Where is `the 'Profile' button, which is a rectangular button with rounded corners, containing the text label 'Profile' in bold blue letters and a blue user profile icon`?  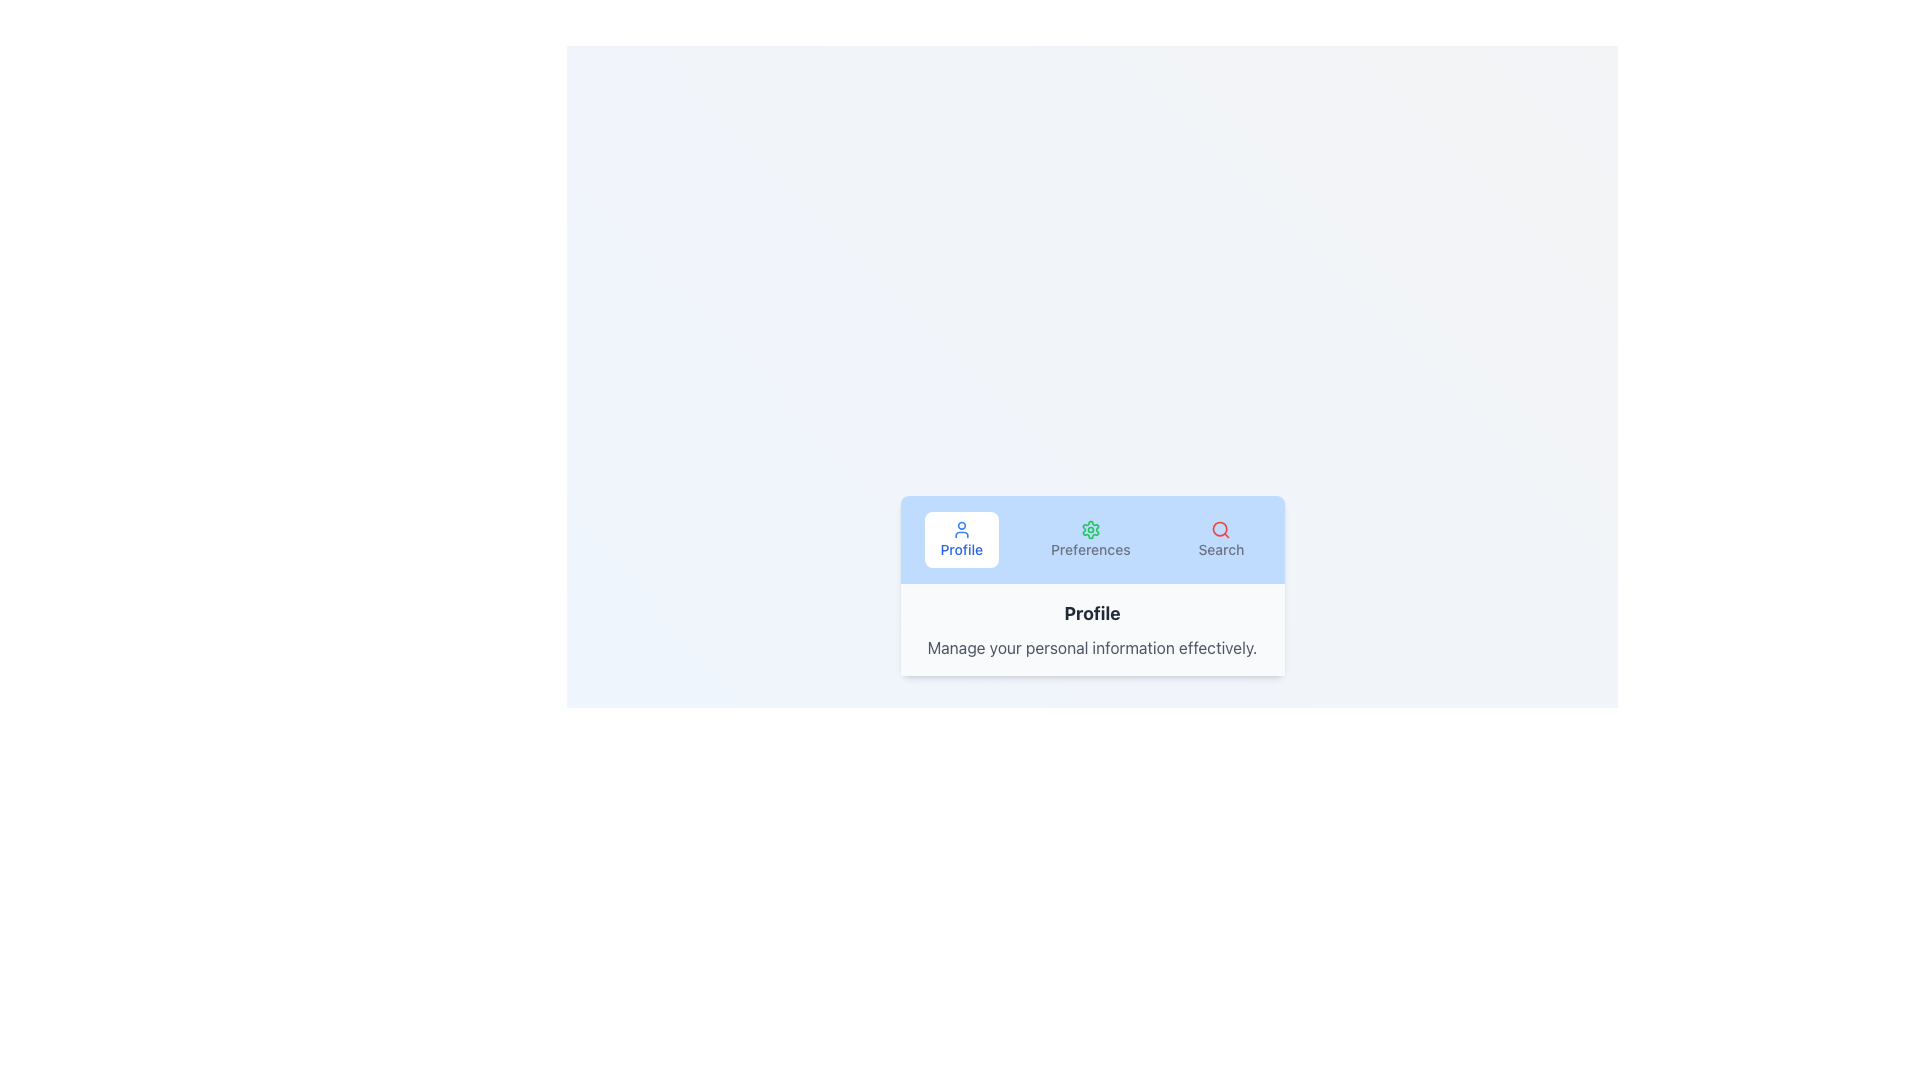 the 'Profile' button, which is a rectangular button with rounded corners, containing the text label 'Profile' in bold blue letters and a blue user profile icon is located at coordinates (961, 540).